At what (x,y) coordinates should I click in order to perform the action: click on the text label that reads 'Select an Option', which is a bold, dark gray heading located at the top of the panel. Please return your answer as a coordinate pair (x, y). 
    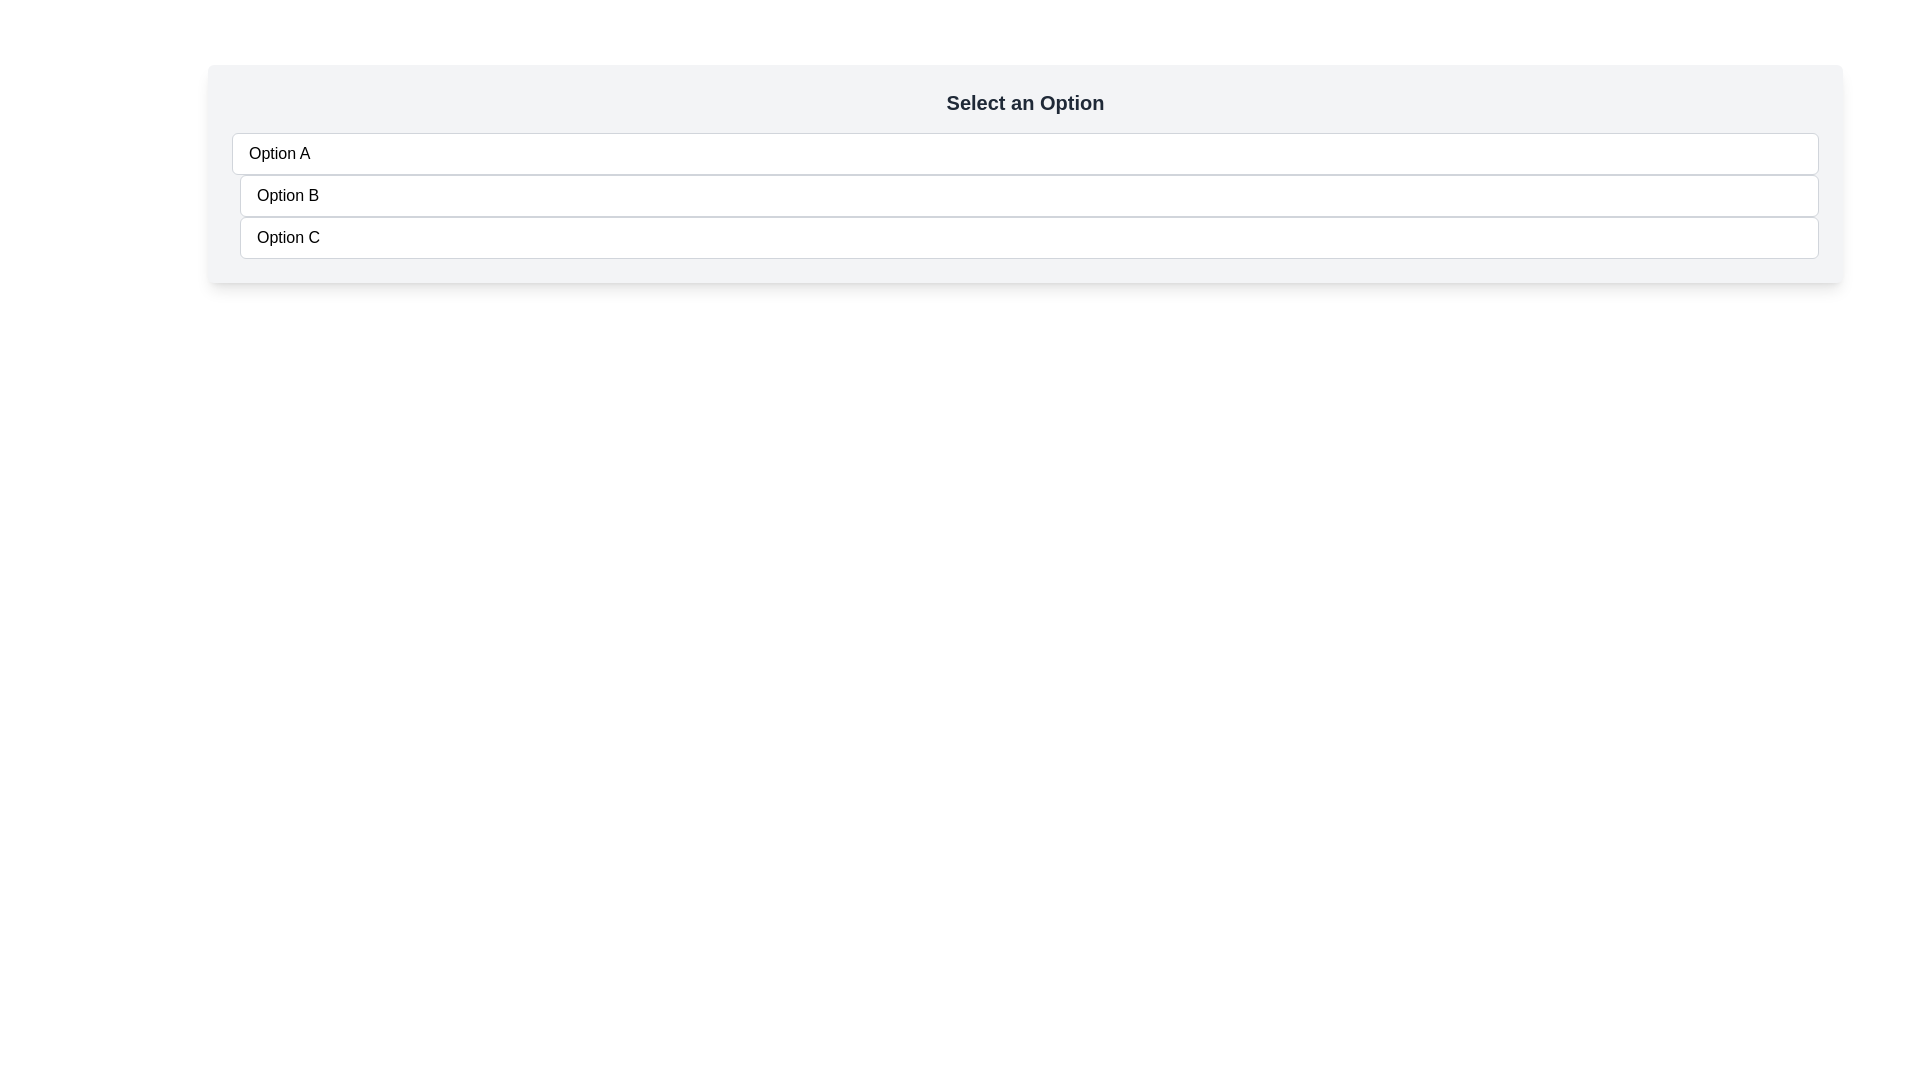
    Looking at the image, I should click on (1025, 103).